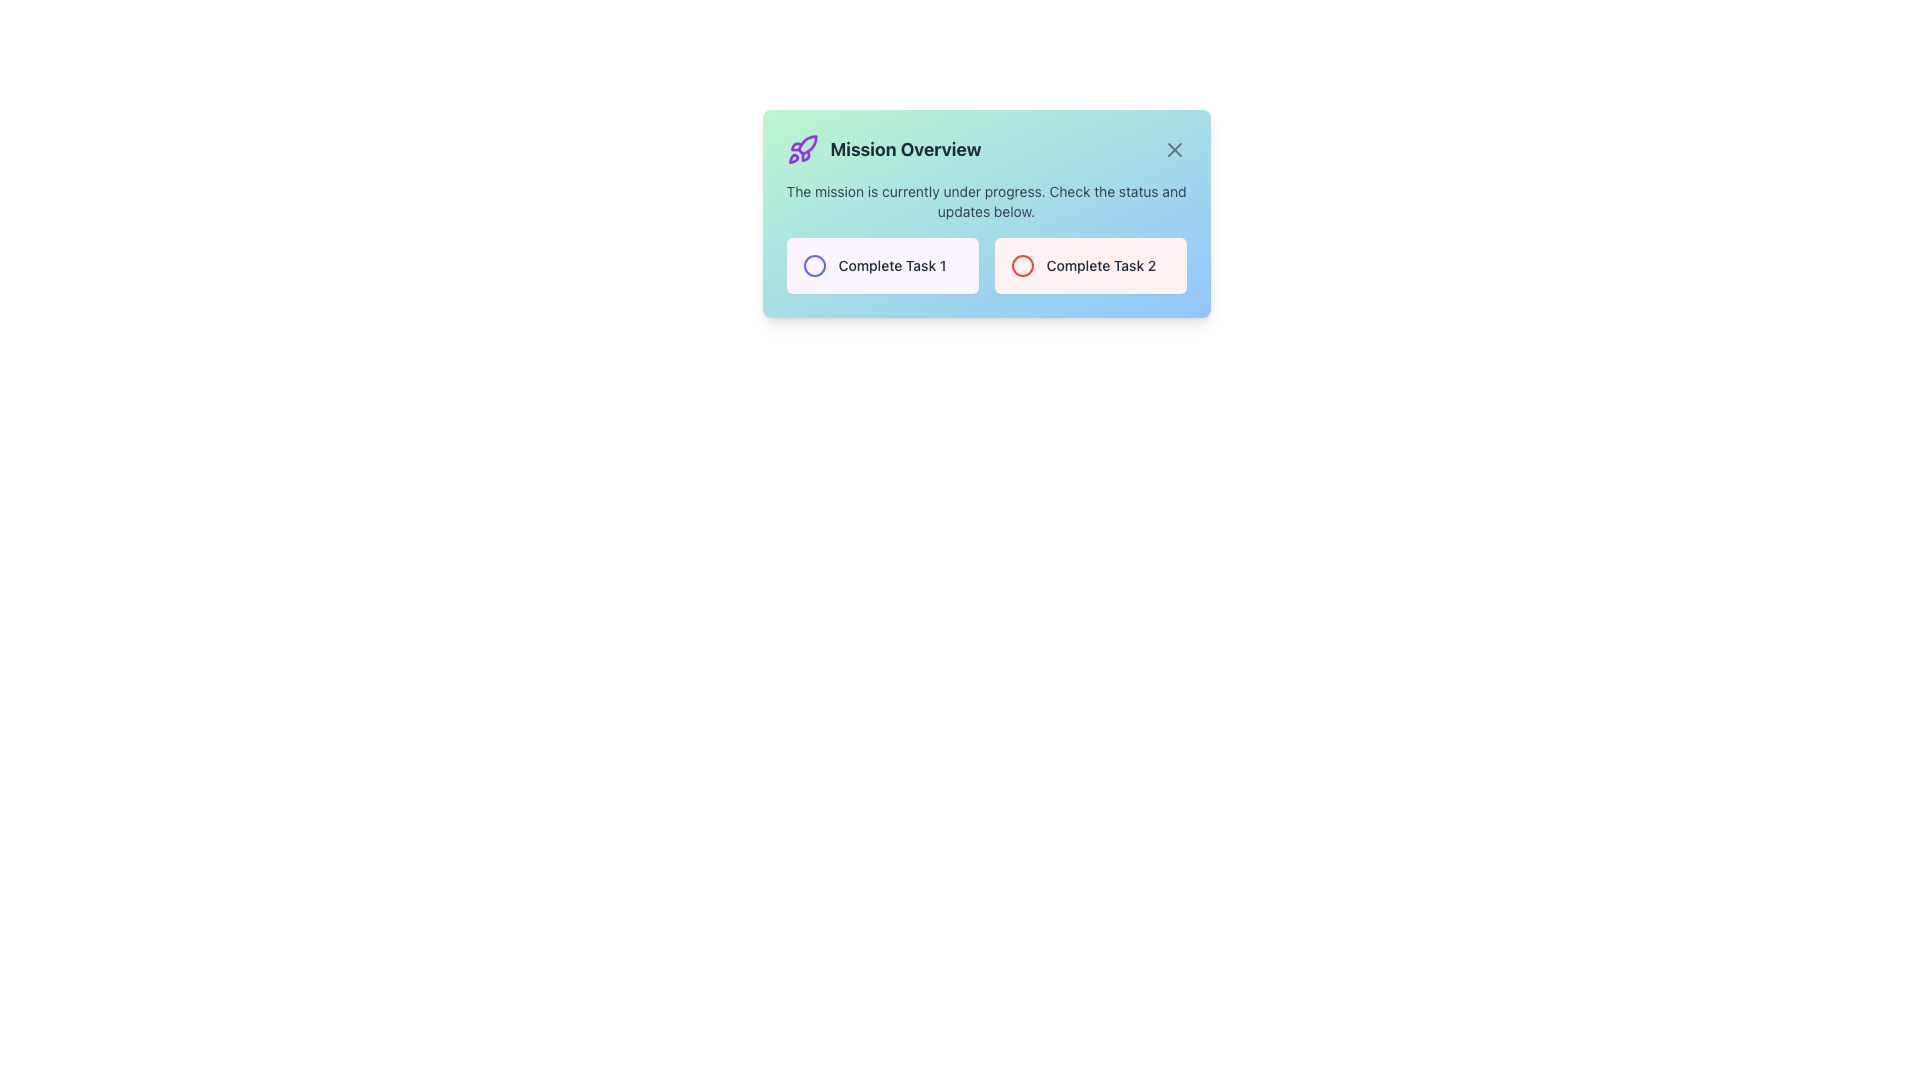 Image resolution: width=1920 pixels, height=1080 pixels. I want to click on the task, so click(891, 265).